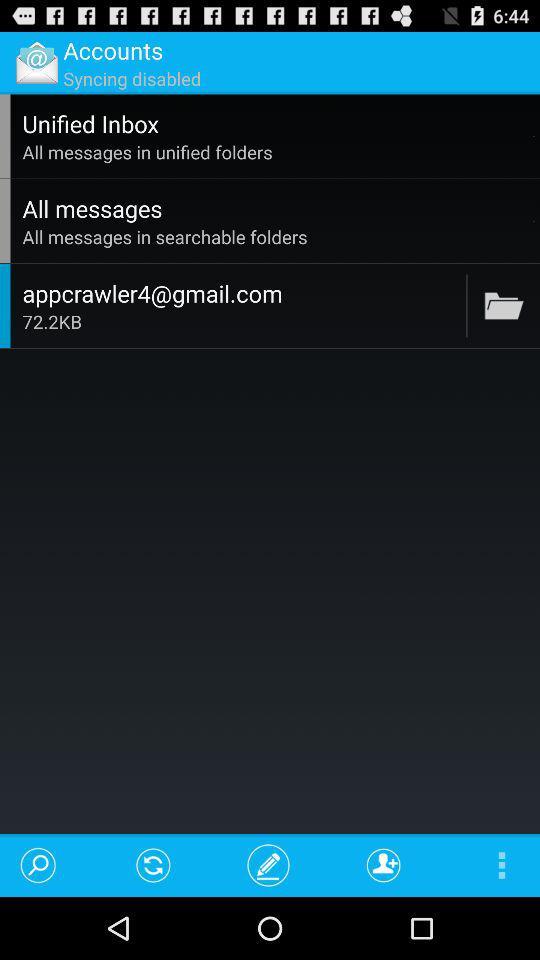 The width and height of the screenshot is (540, 960). What do you see at coordinates (268, 864) in the screenshot?
I see `the pencil symbol` at bounding box center [268, 864].